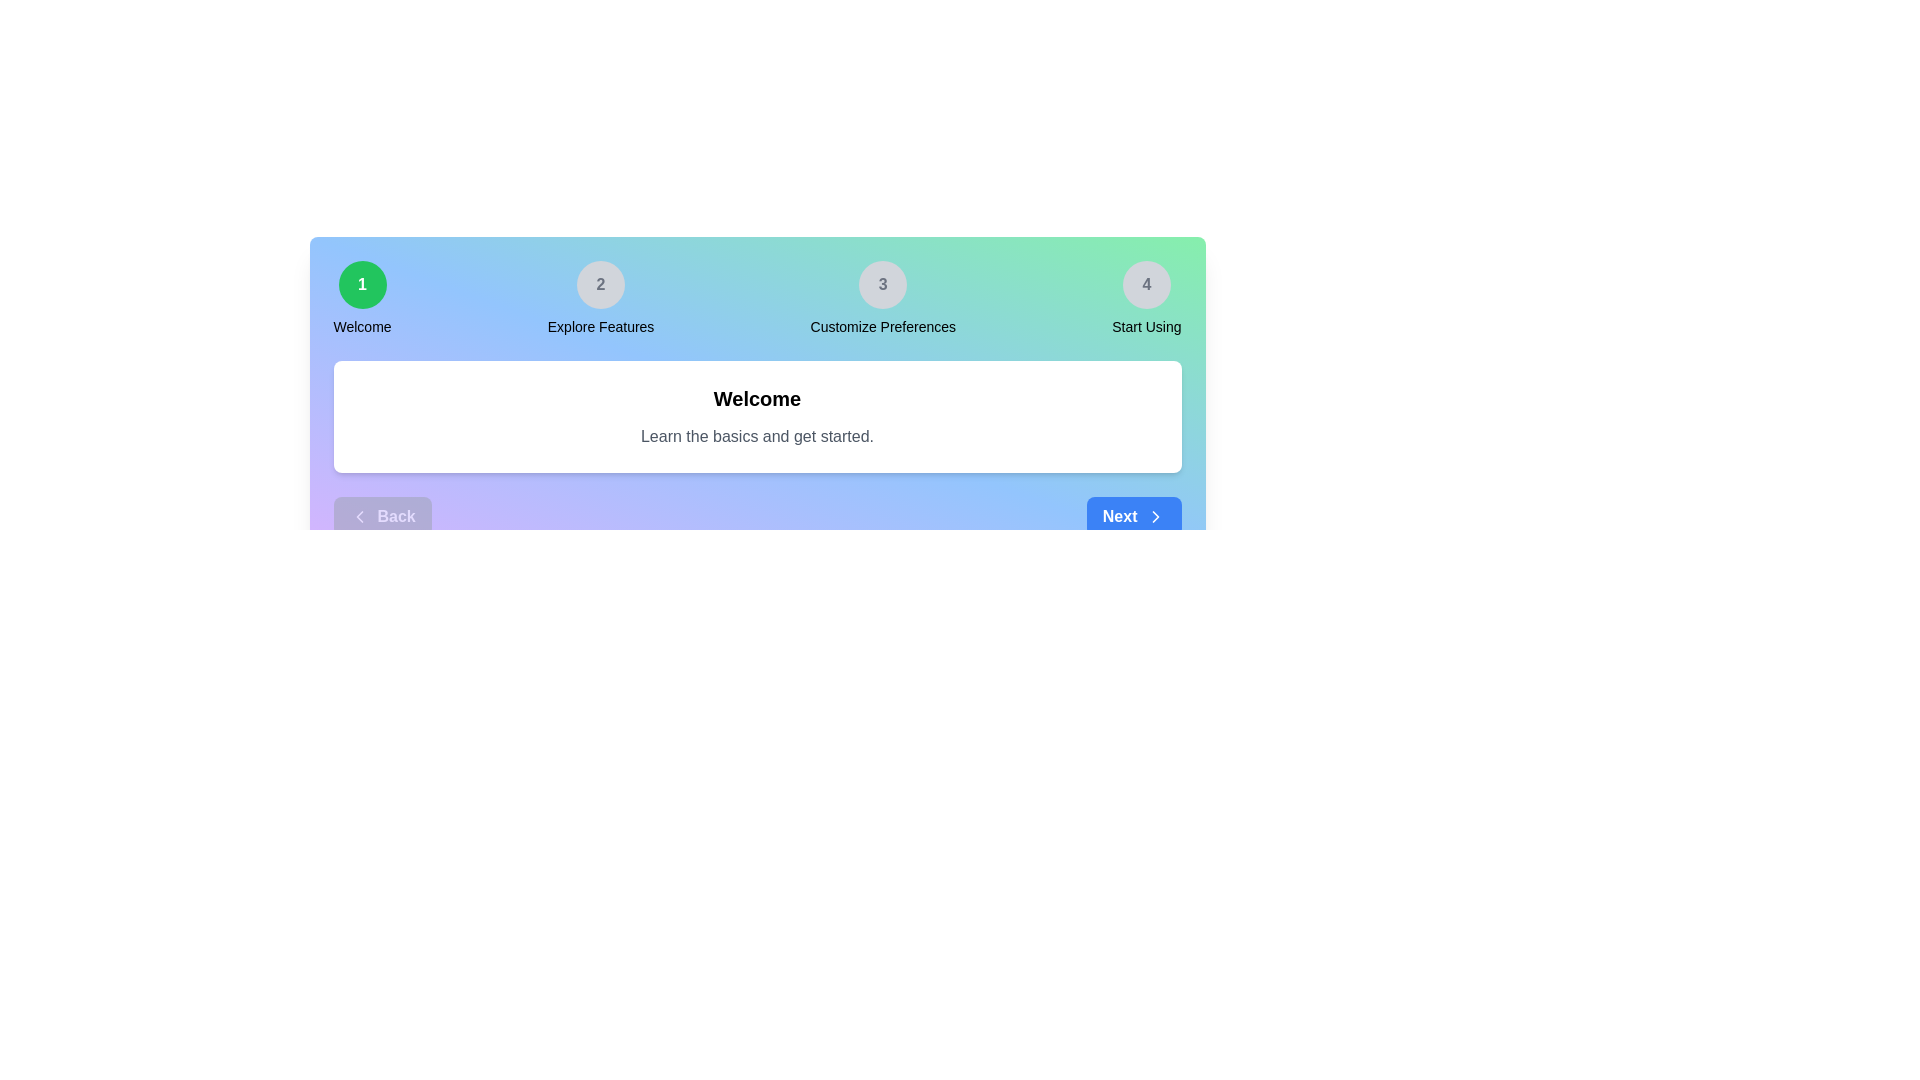  Describe the element at coordinates (600, 285) in the screenshot. I see `the progress indicator for step 2 to navigate to that step` at that location.